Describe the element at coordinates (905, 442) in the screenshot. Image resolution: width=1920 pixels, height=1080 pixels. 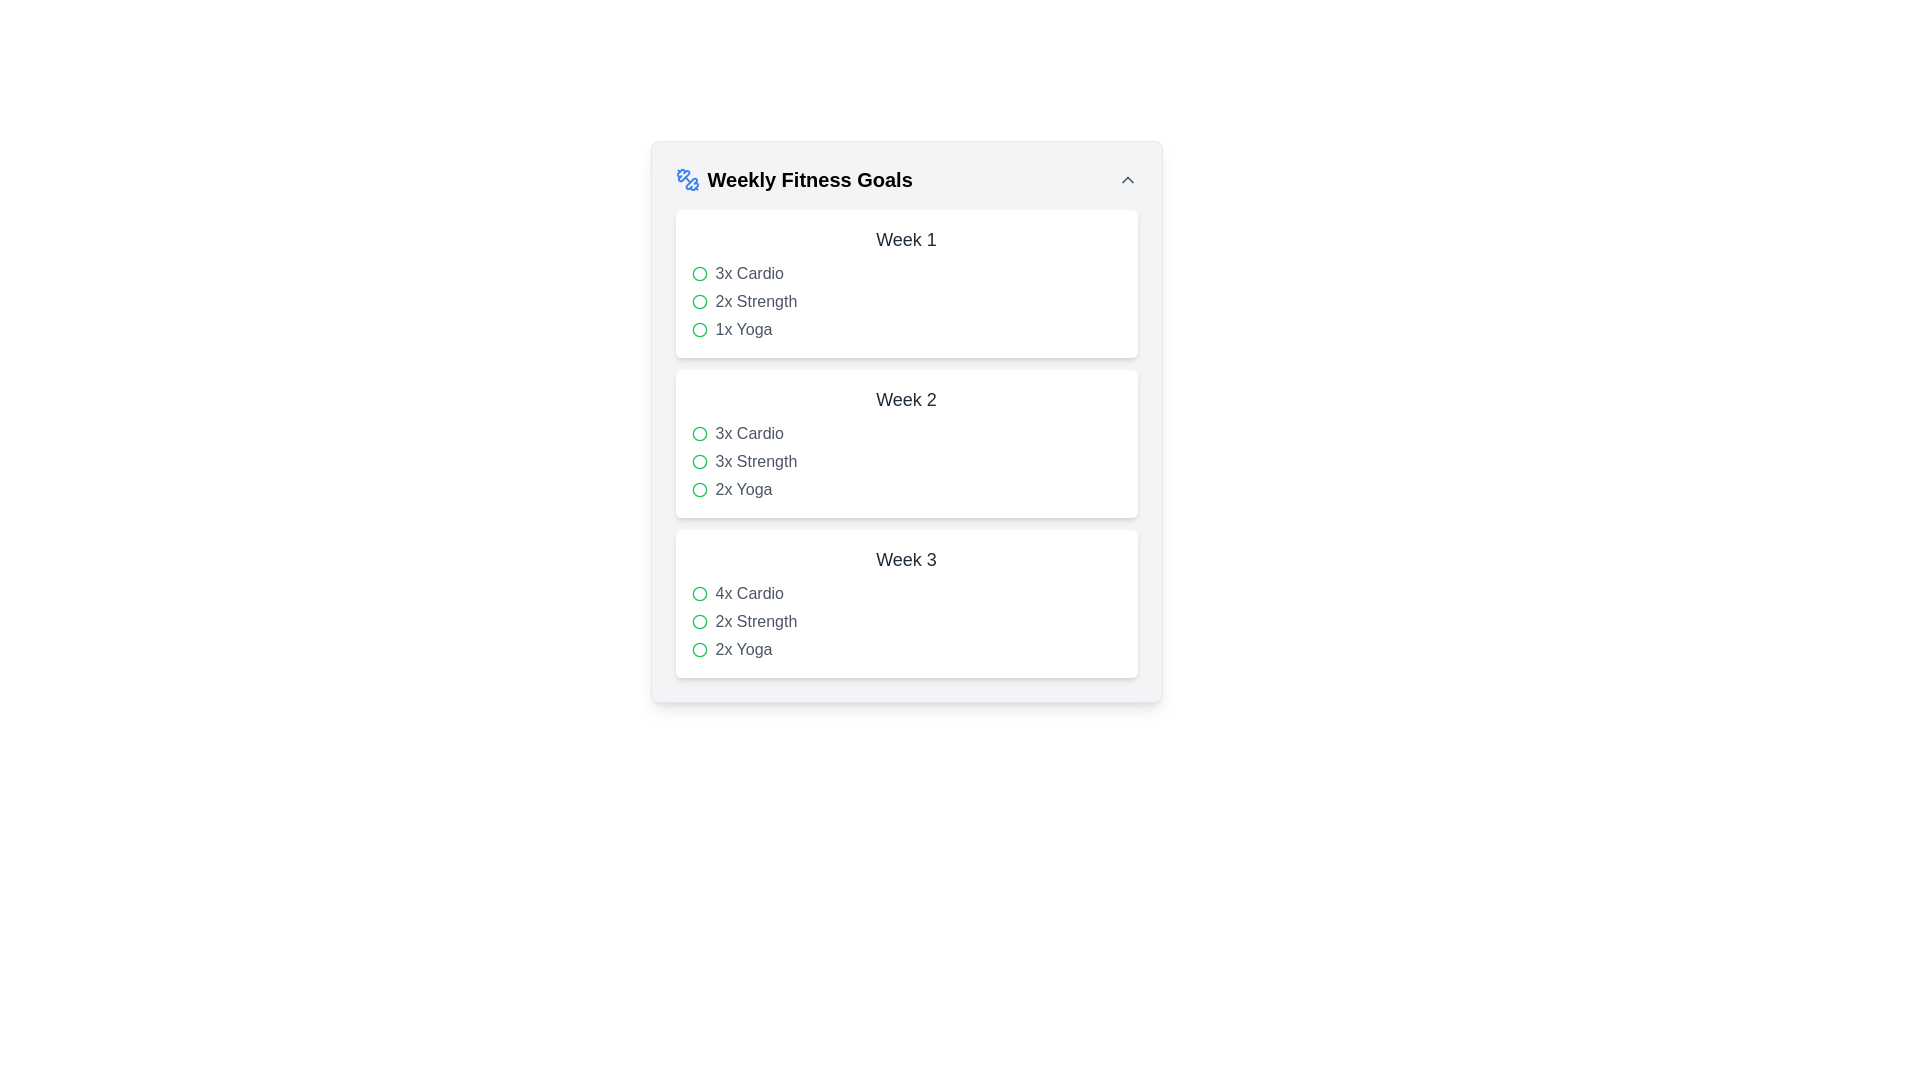
I see `the textual list item with decorative icons that presents detailed information about physical activities planned for the week, located in the middle section of the 'Weekly Fitness Goals'` at that location.